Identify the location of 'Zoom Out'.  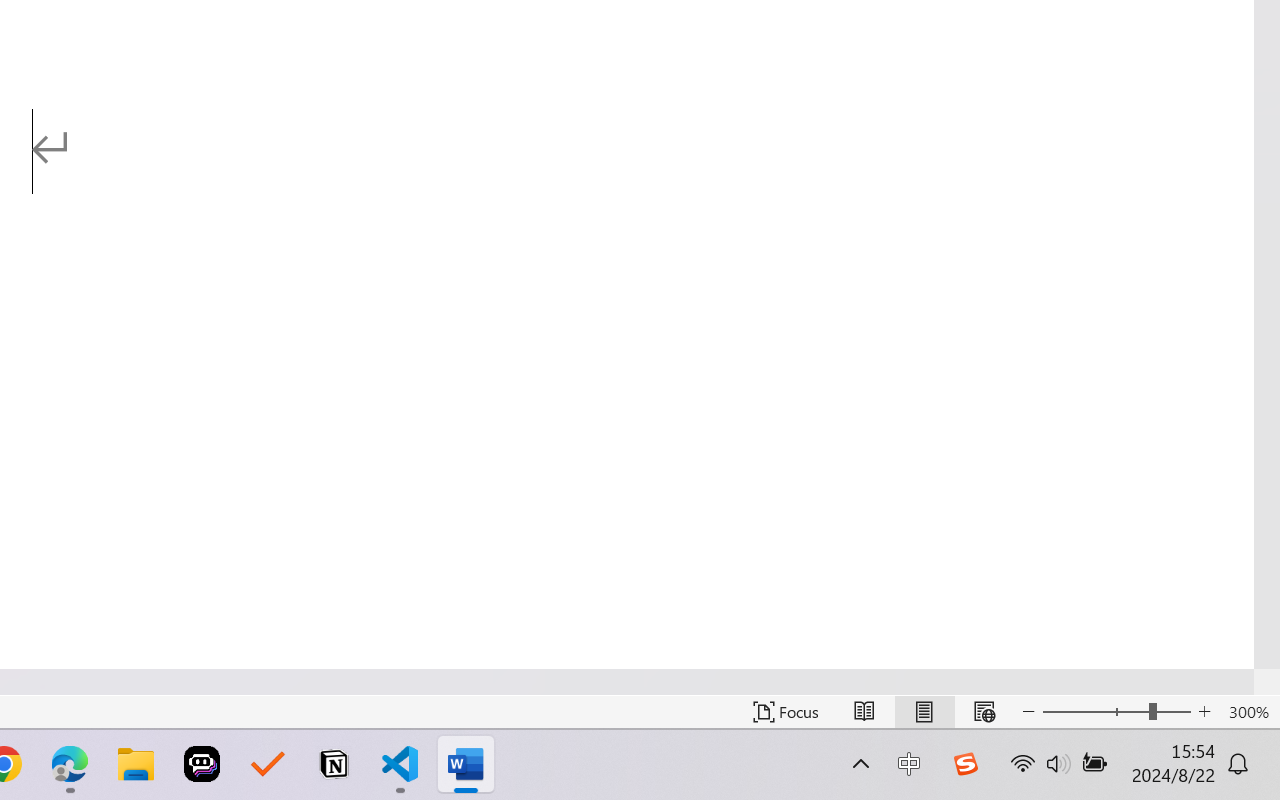
(1094, 711).